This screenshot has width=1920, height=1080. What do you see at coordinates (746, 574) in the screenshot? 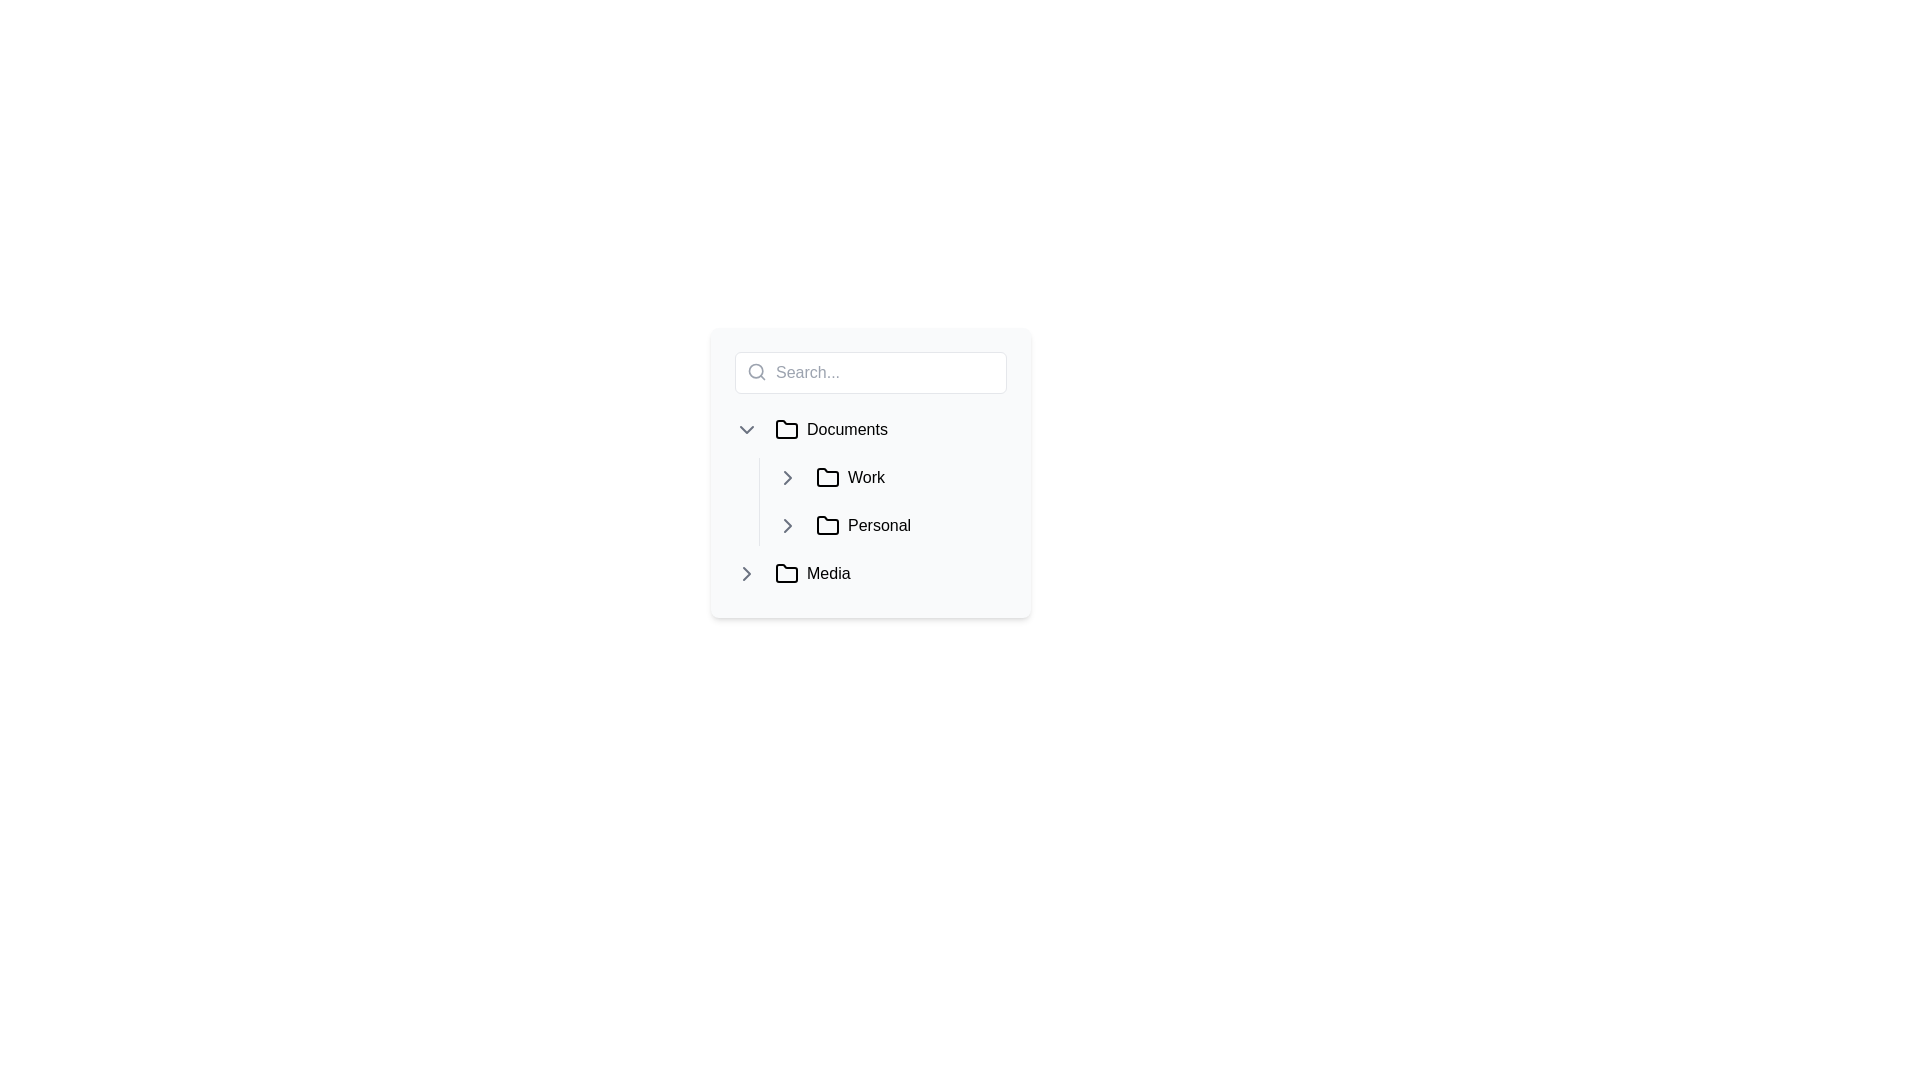
I see `the collapsible toggle button located to the left of the 'Media' text` at bounding box center [746, 574].